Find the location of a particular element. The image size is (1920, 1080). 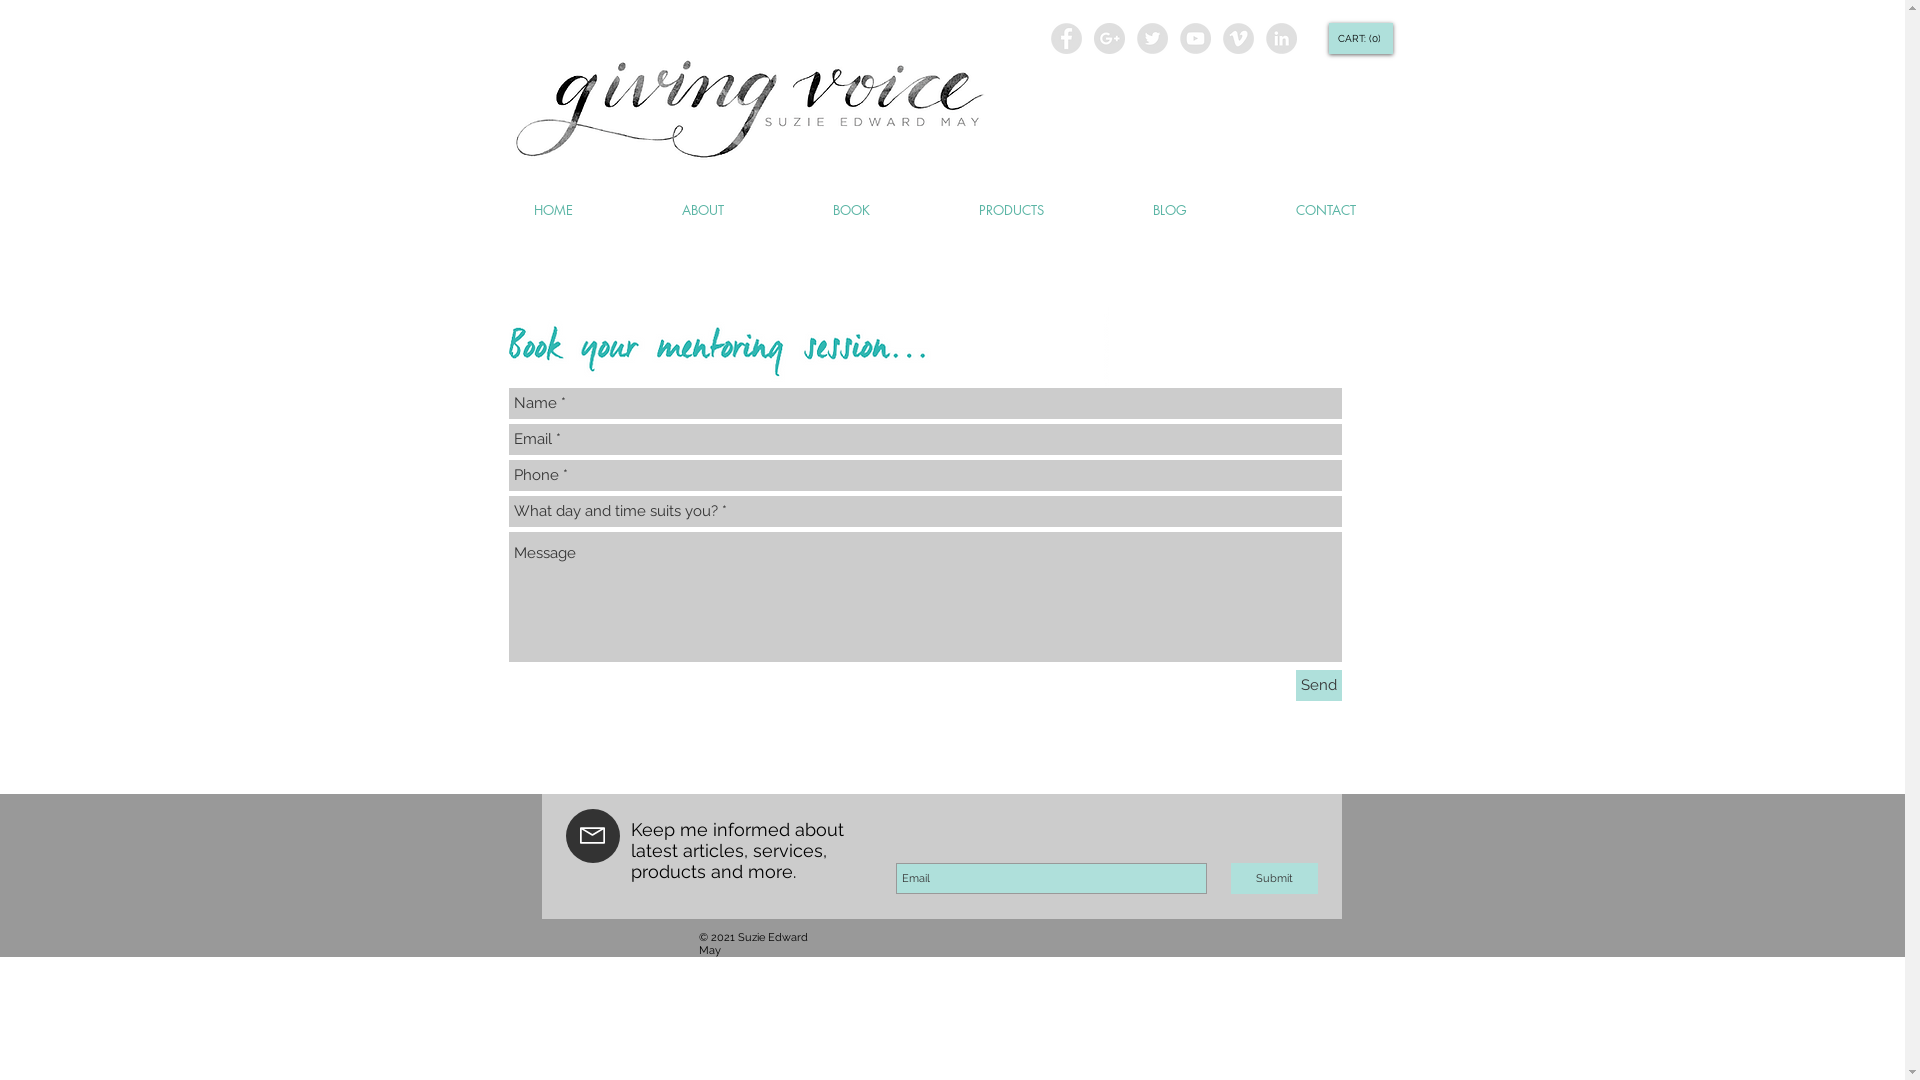

'BLOG' is located at coordinates (1169, 210).